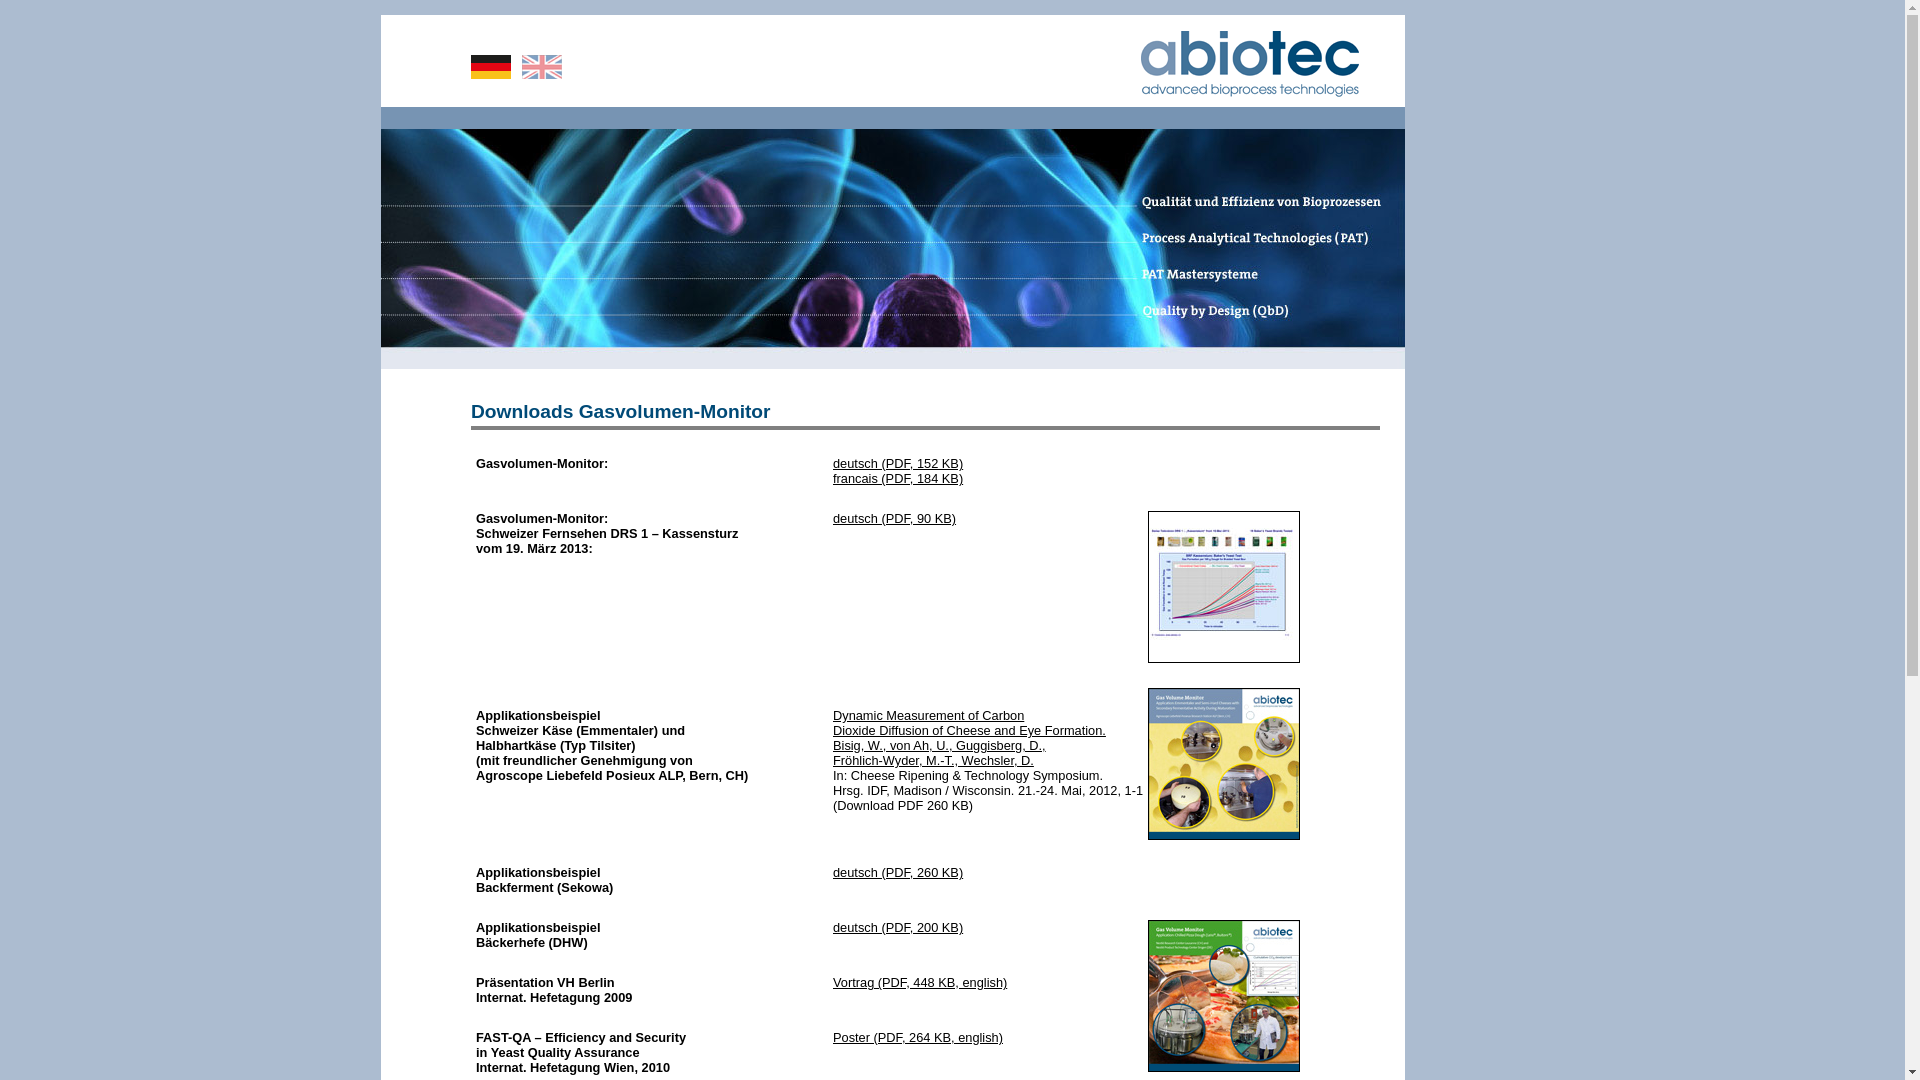 The width and height of the screenshot is (1920, 1080). Describe the element at coordinates (919, 981) in the screenshot. I see `'Vortrag (PDF, 448 KB, english)'` at that location.